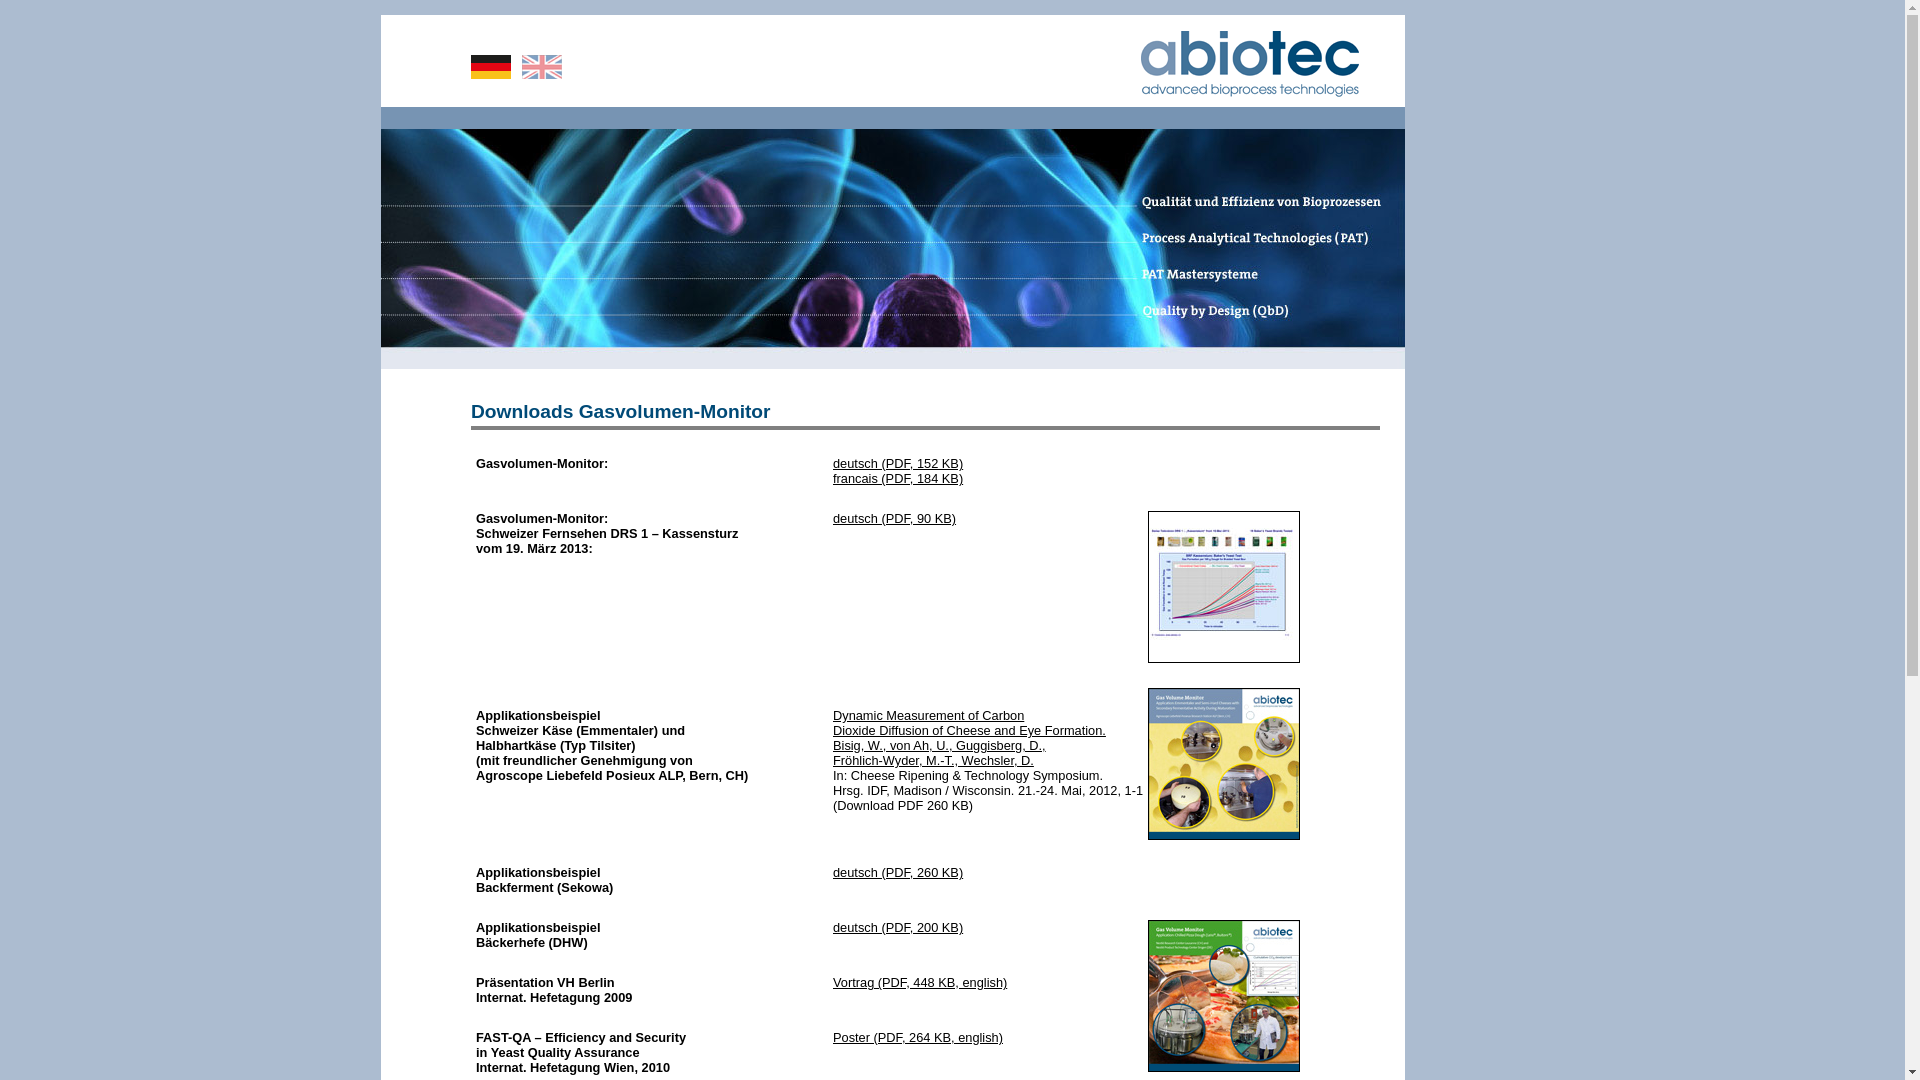 The width and height of the screenshot is (1920, 1080). Describe the element at coordinates (919, 981) in the screenshot. I see `'Vortrag (PDF, 448 KB, english)'` at that location.